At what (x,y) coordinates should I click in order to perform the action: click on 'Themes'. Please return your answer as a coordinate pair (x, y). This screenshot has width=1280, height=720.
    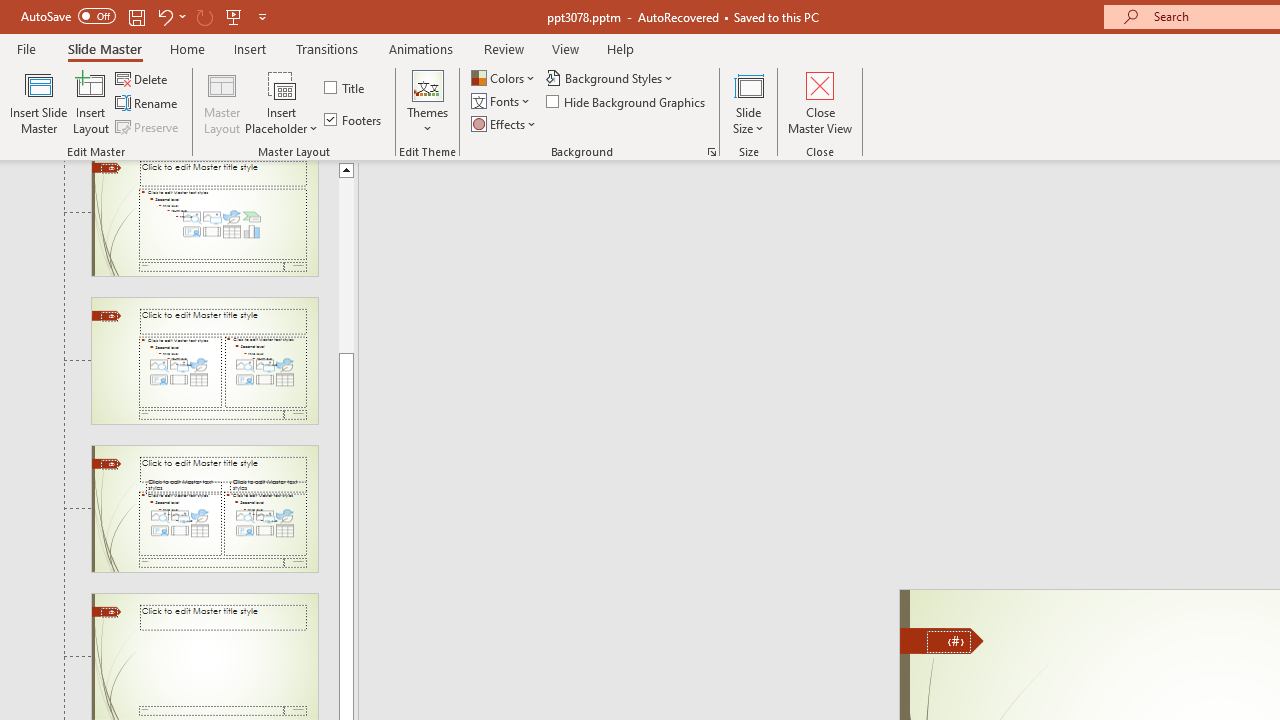
    Looking at the image, I should click on (426, 103).